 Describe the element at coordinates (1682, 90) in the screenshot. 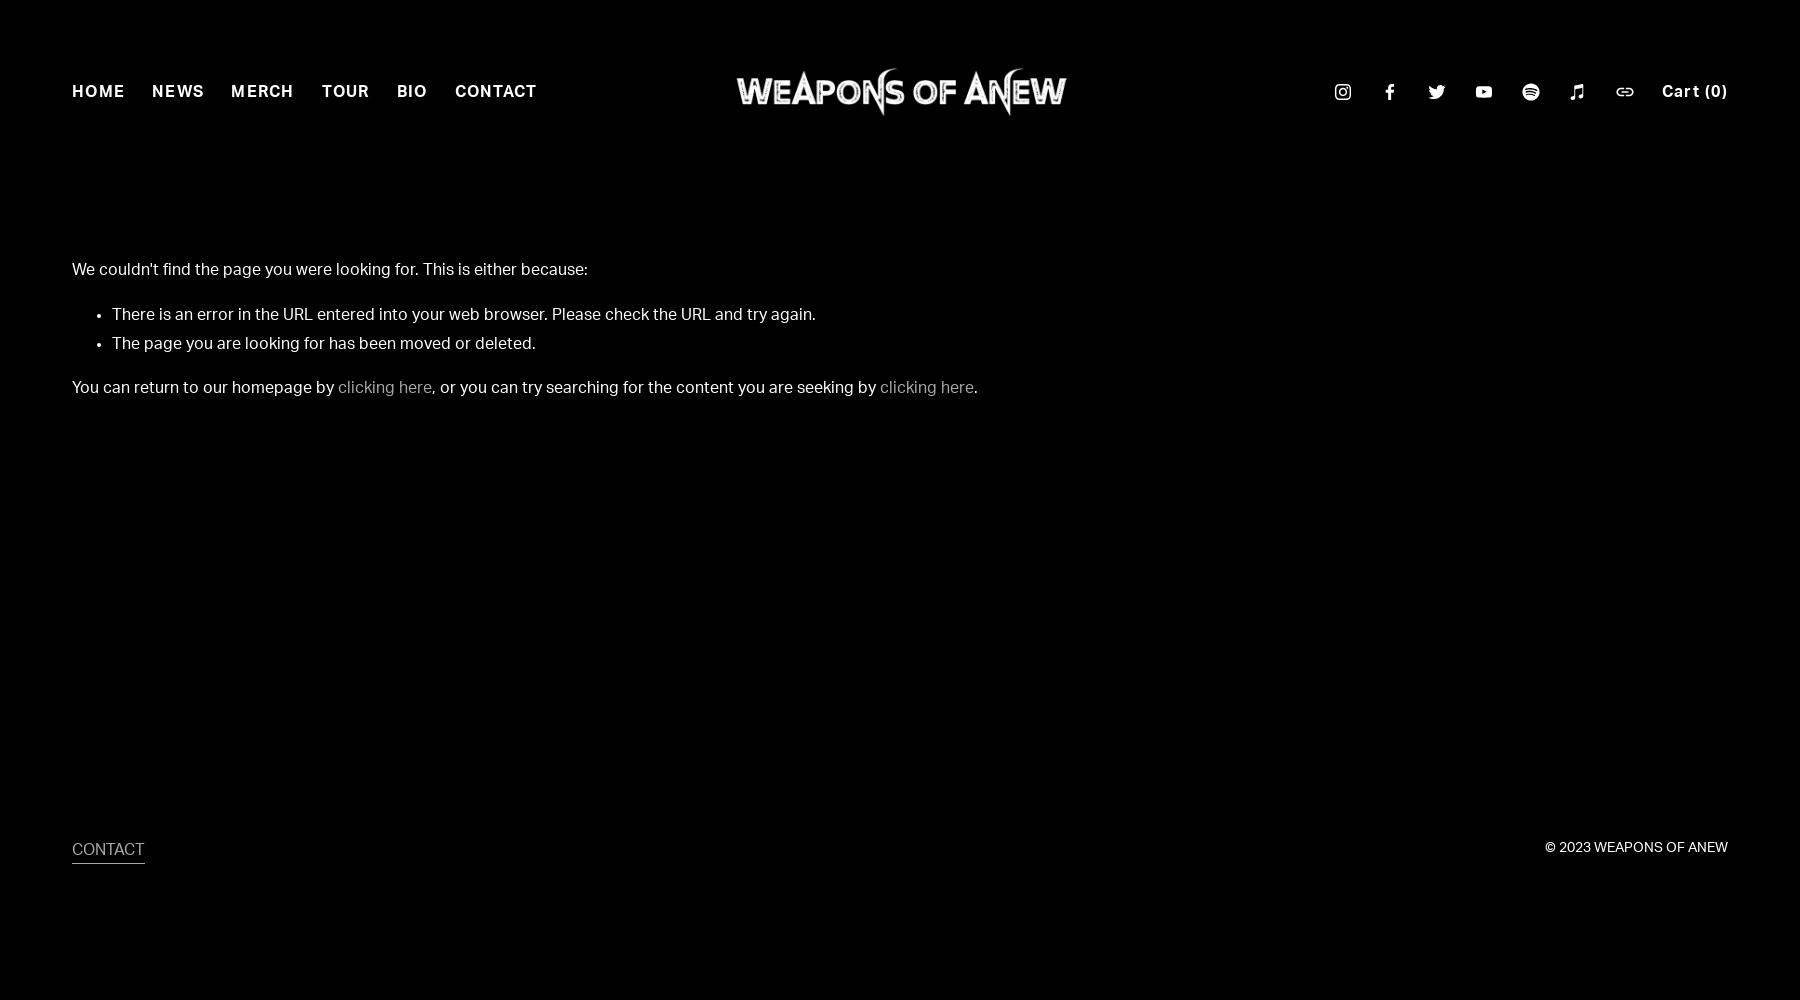

I see `'Cart'` at that location.